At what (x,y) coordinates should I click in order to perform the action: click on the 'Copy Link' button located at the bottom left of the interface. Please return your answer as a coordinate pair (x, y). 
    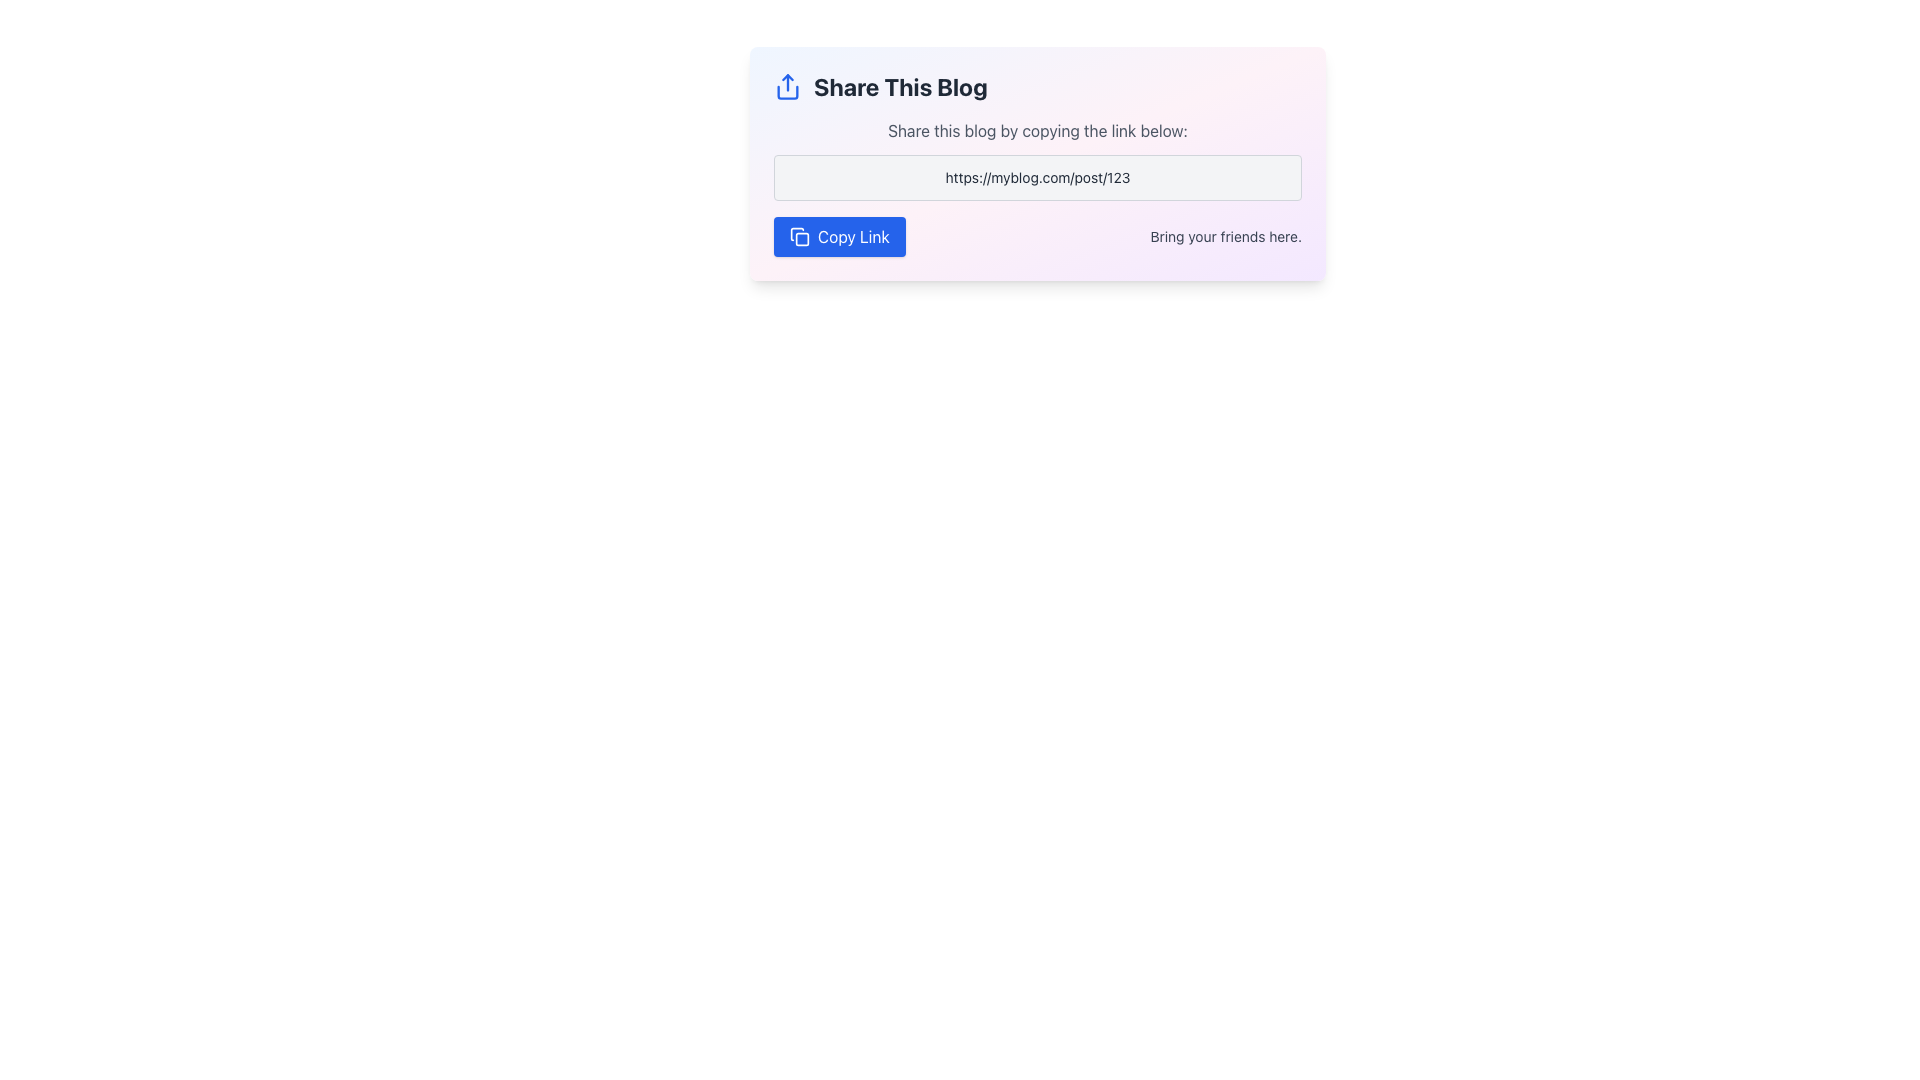
    Looking at the image, I should click on (800, 235).